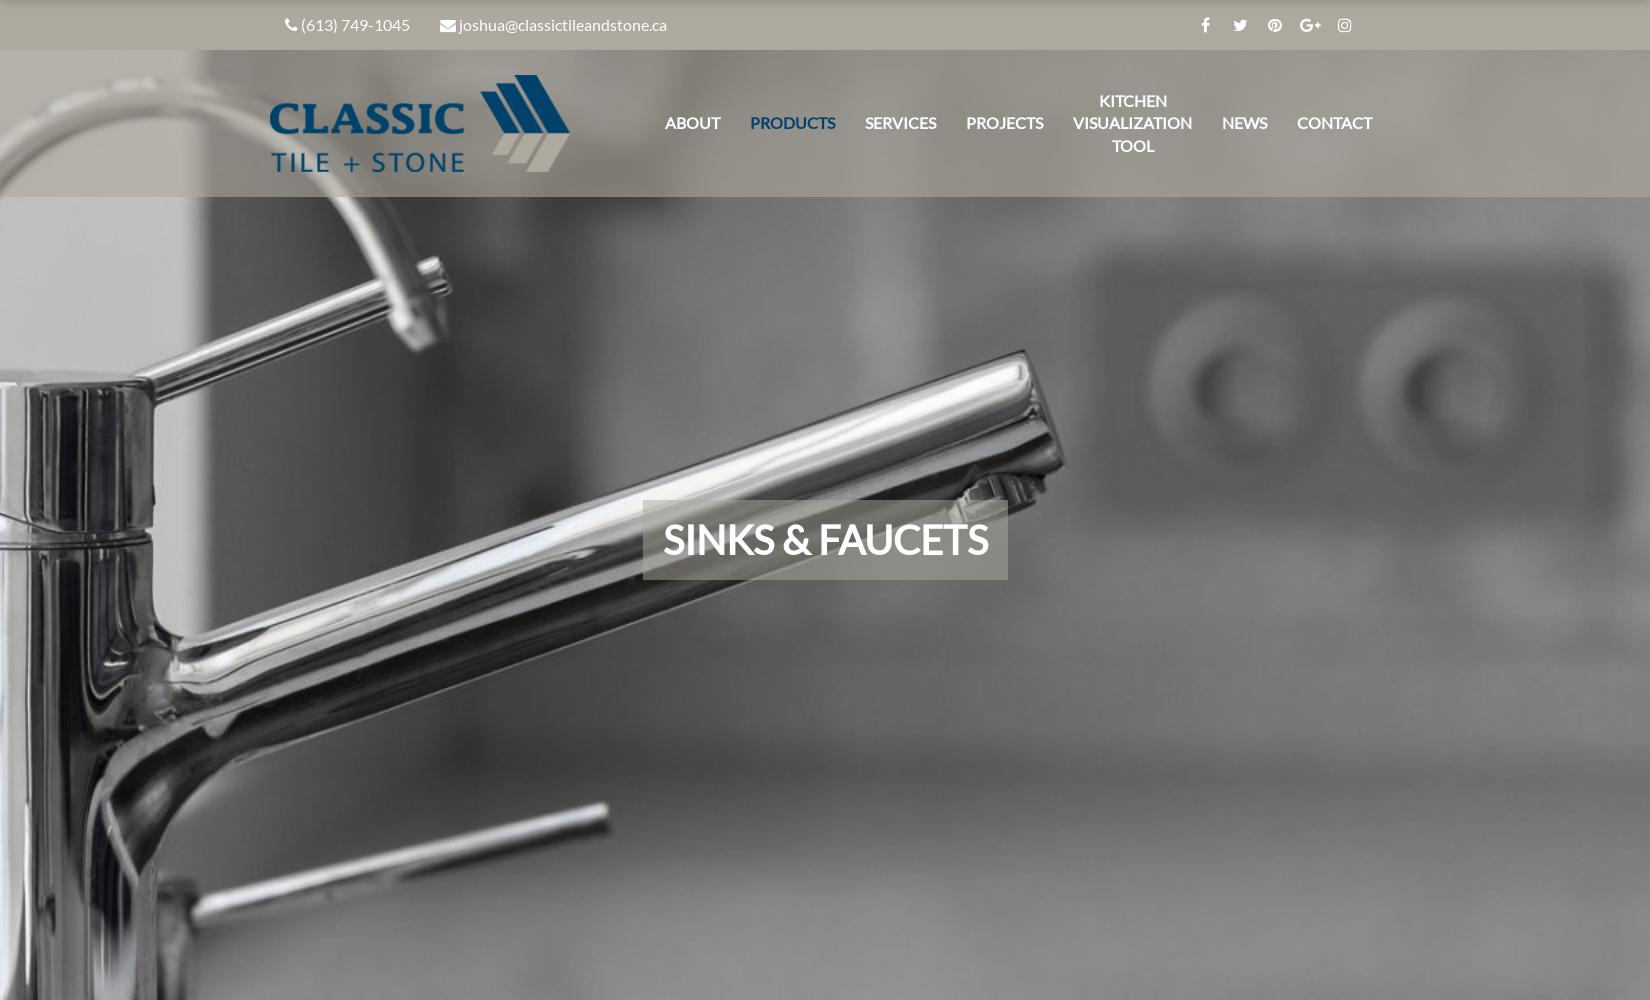 The width and height of the screenshot is (1650, 1000). Describe the element at coordinates (864, 121) in the screenshot. I see `'Services'` at that location.